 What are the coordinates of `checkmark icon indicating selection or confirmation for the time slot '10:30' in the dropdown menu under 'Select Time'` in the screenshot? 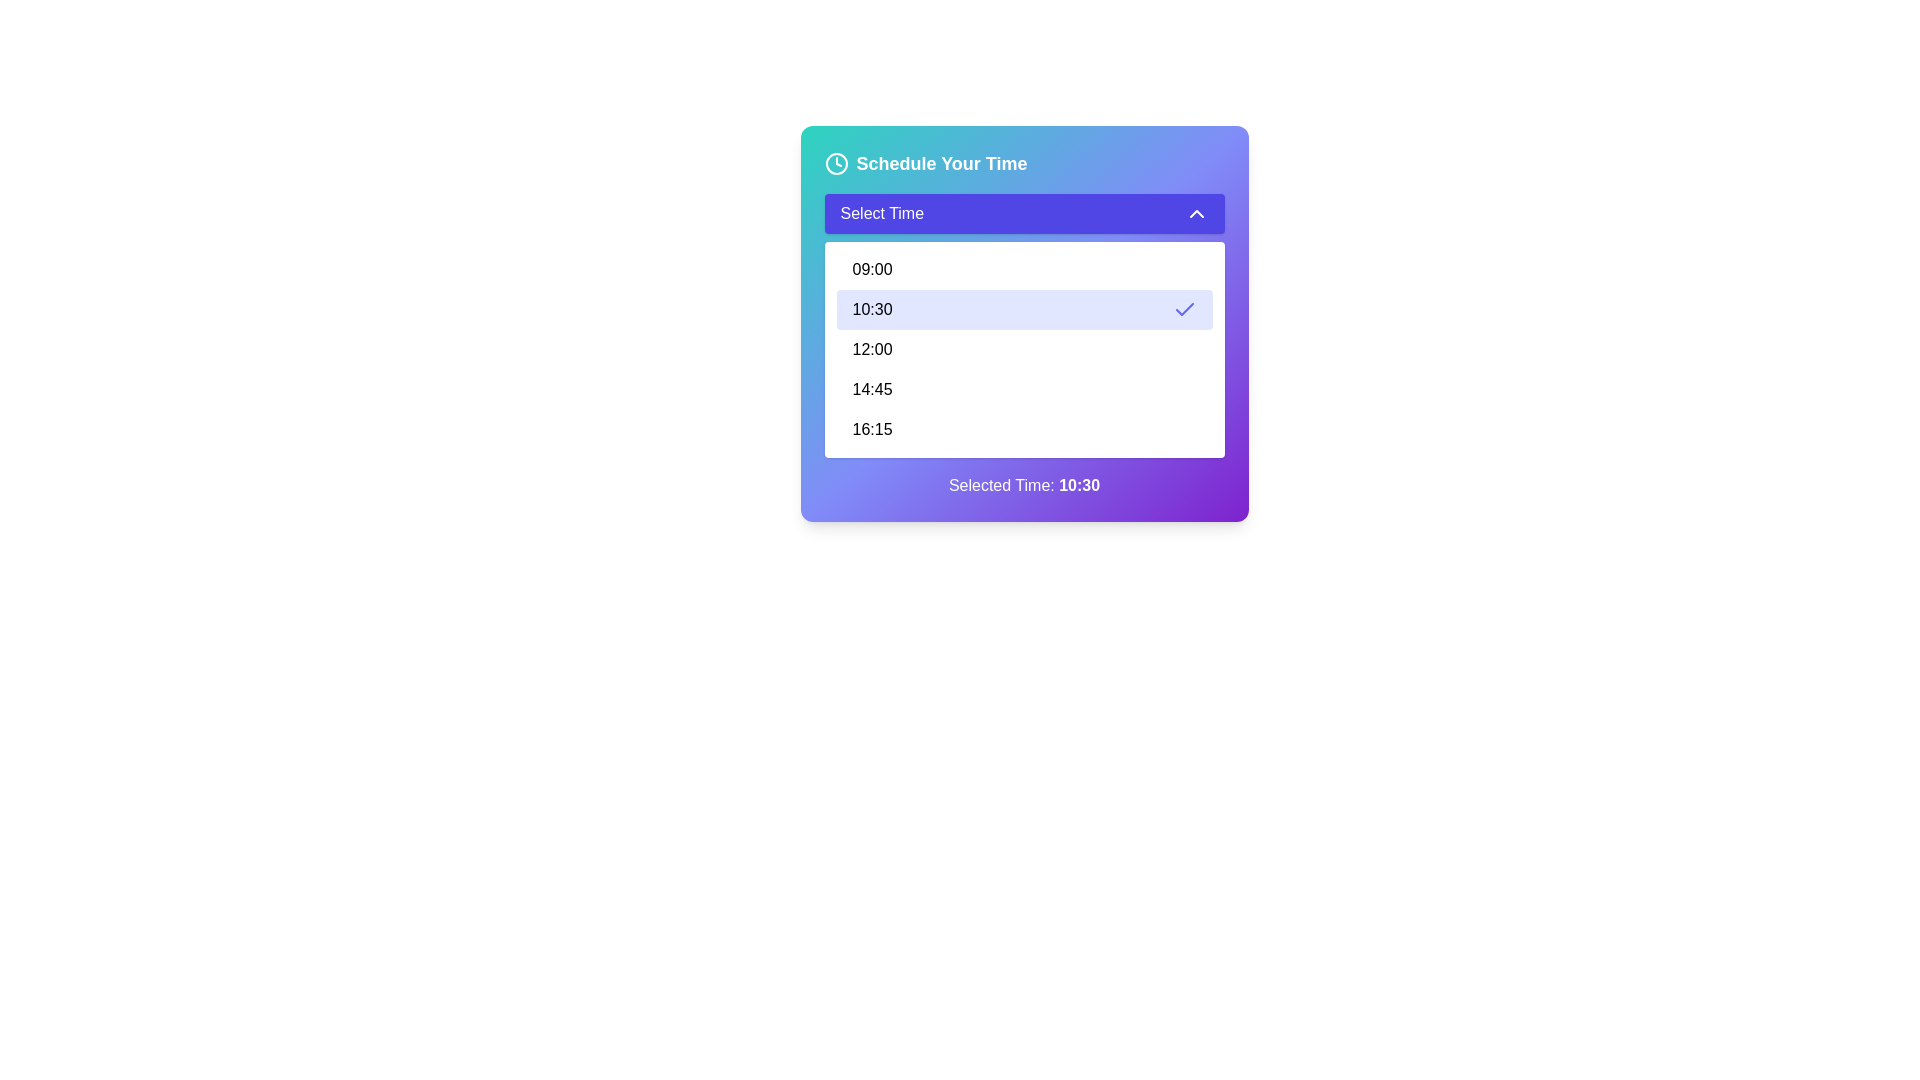 It's located at (1184, 309).